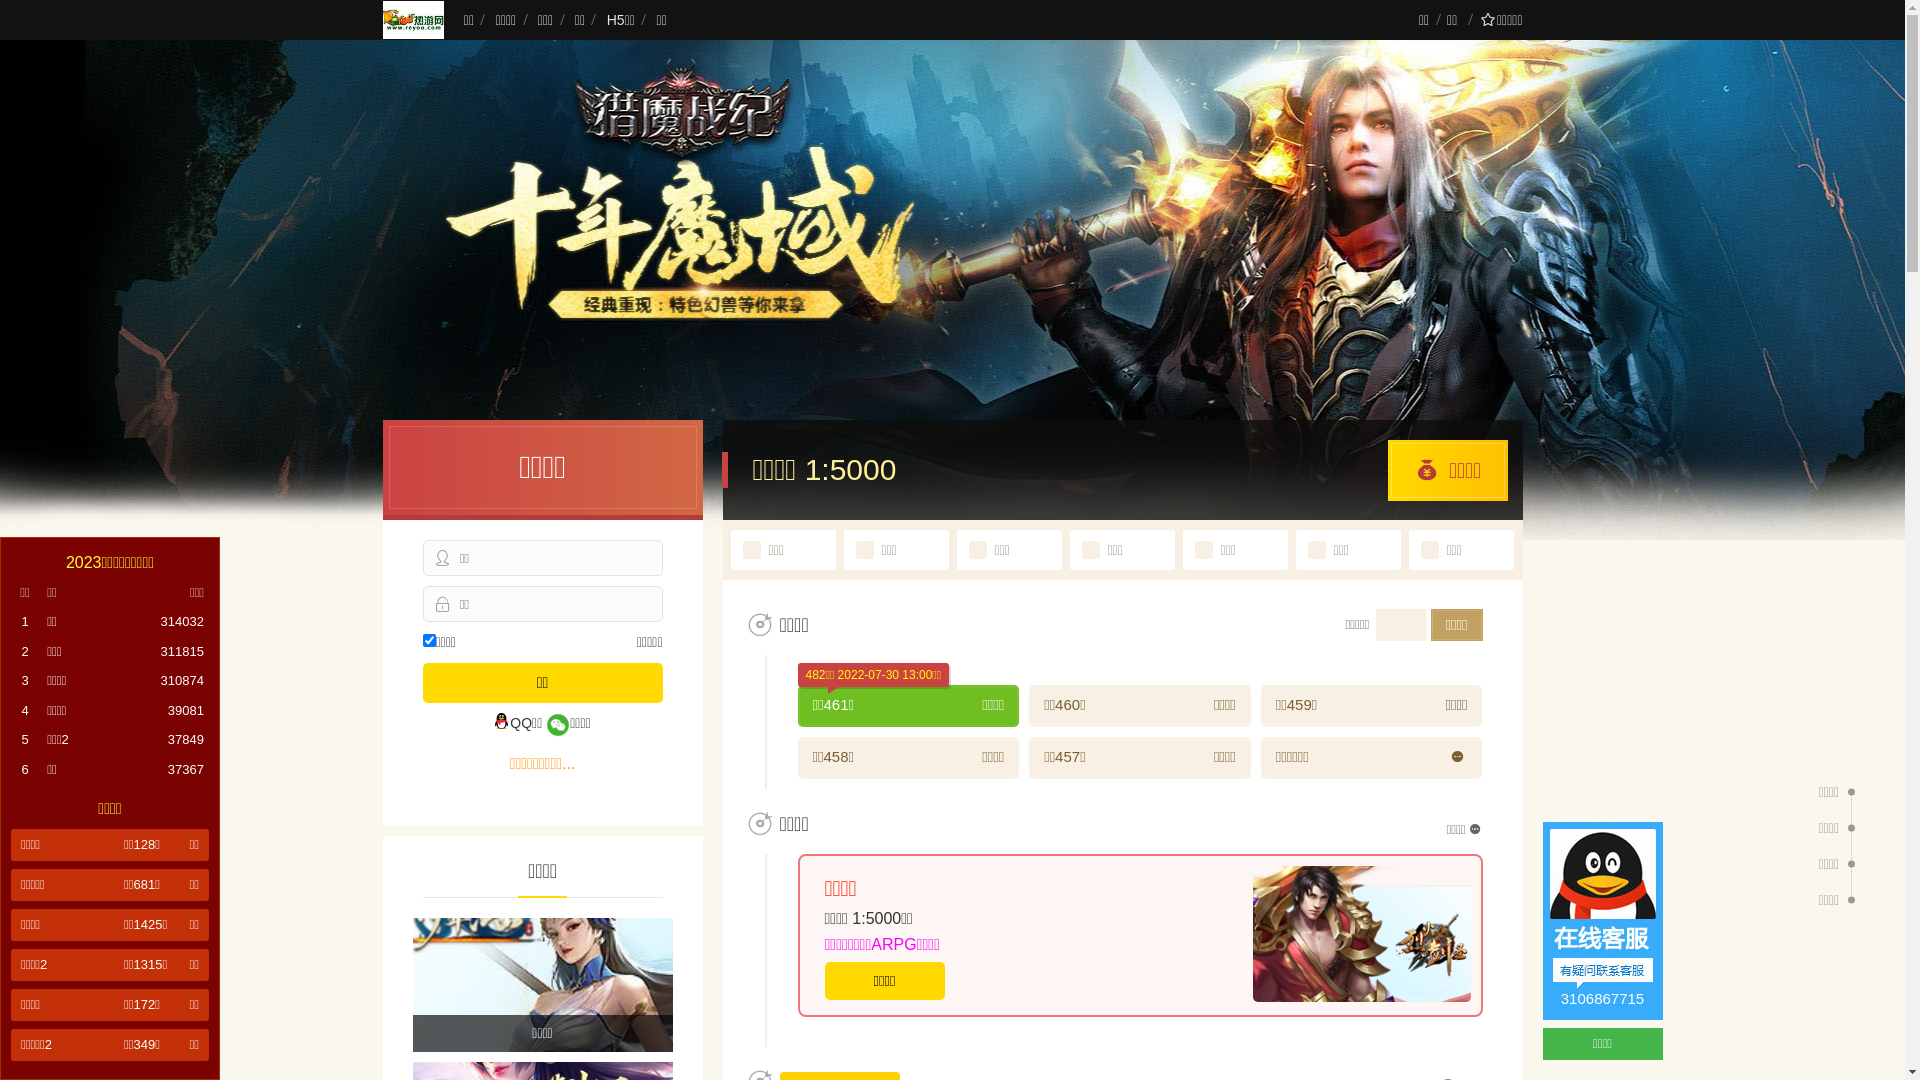  I want to click on '3106867715', so click(1602, 921).